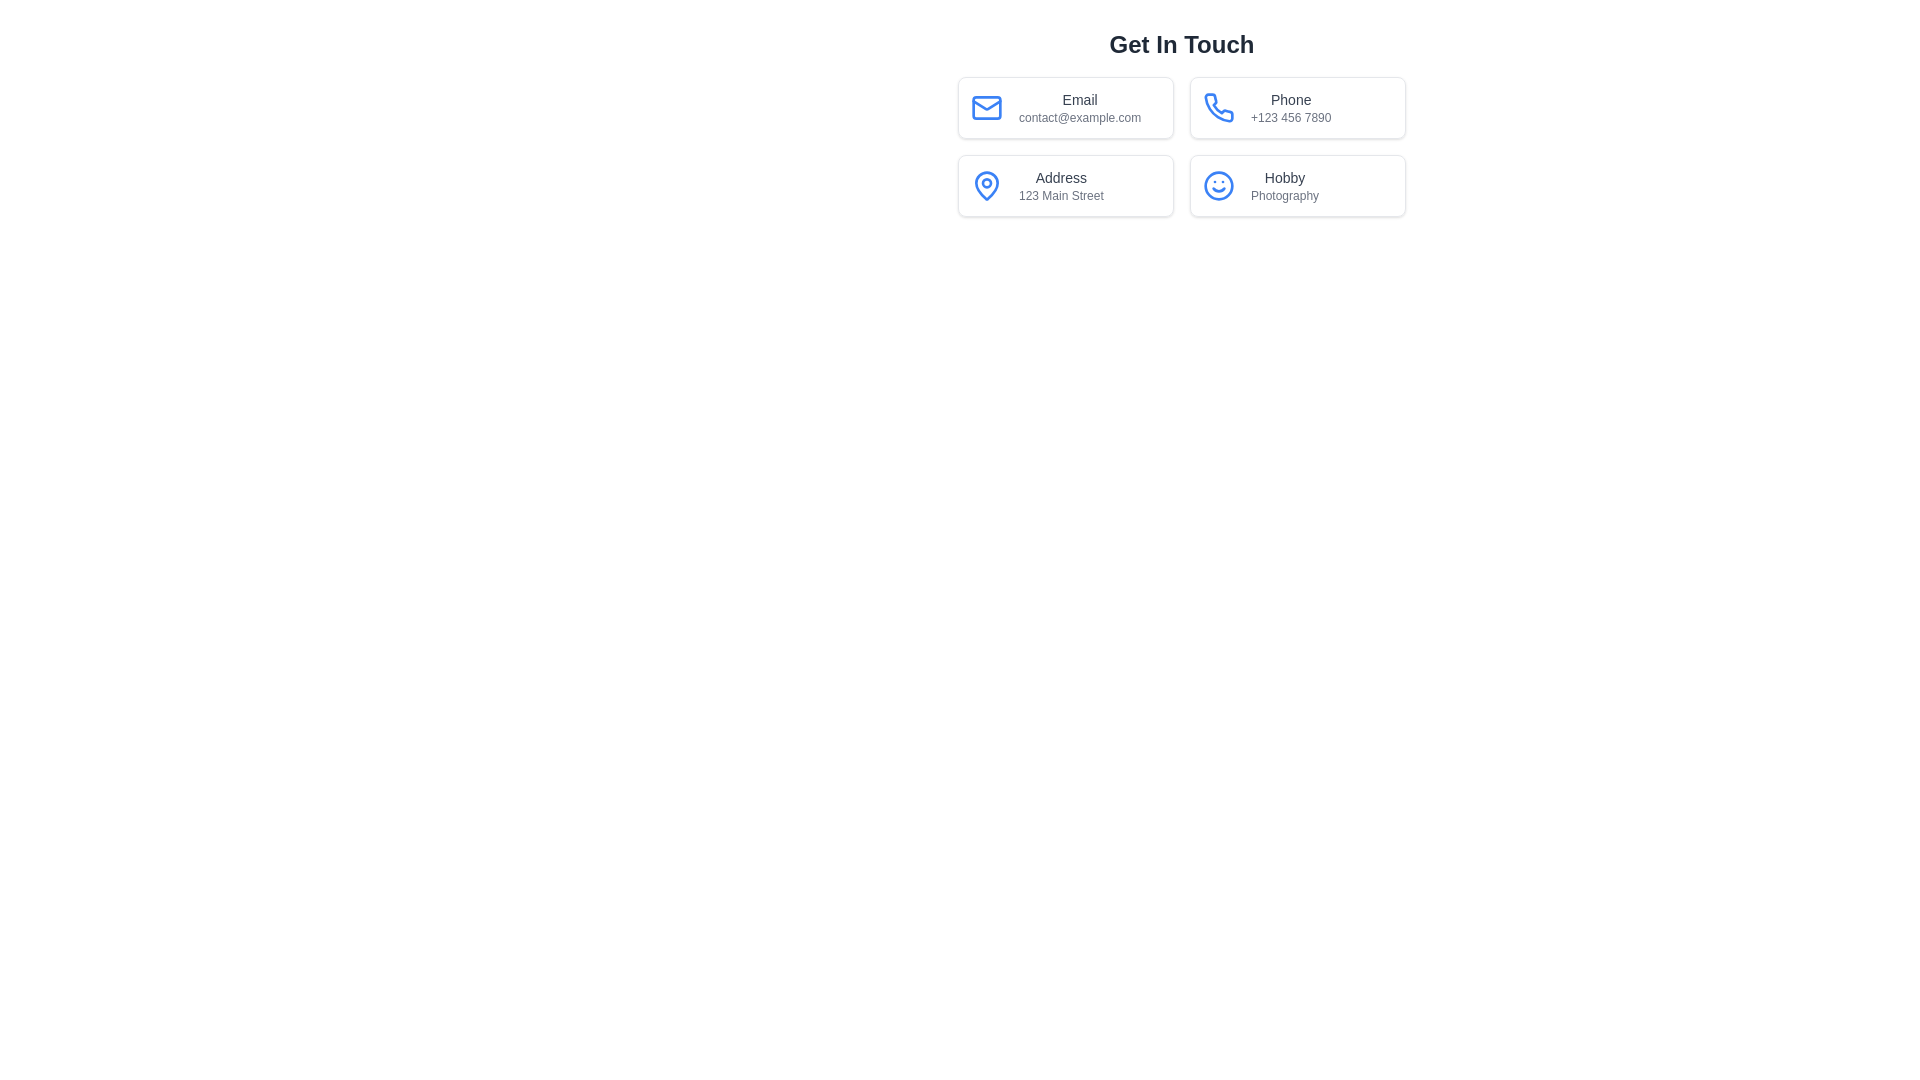 Image resolution: width=1920 pixels, height=1080 pixels. Describe the element at coordinates (1060, 196) in the screenshot. I see `the text label displaying '123 Main Street', which is located under the 'Address' label in the bottom-left quadrant of the layout` at that location.